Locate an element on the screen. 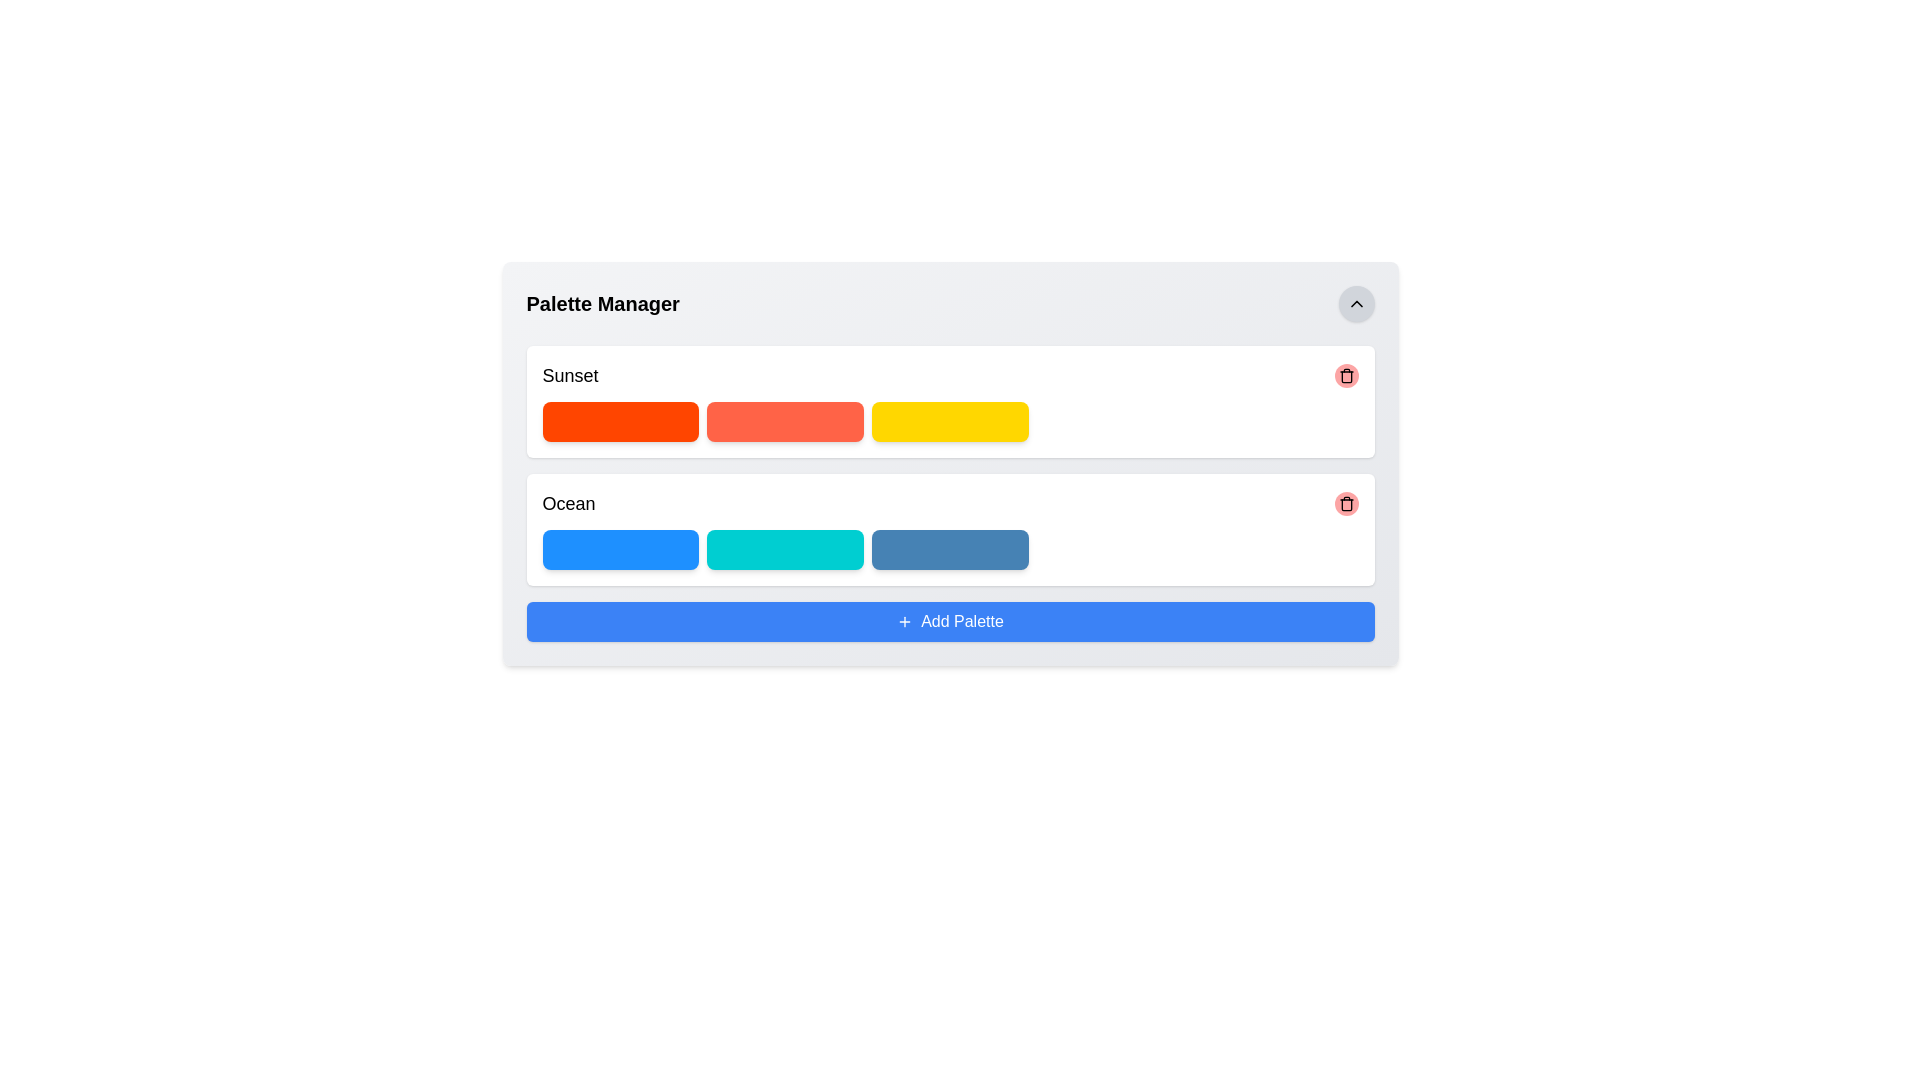 The image size is (1920, 1080). the trash icon button, which is a black outlined bin within a circular red button, located to the right of the 'Sunset' palette entry in the palette manager interface is located at coordinates (1346, 375).